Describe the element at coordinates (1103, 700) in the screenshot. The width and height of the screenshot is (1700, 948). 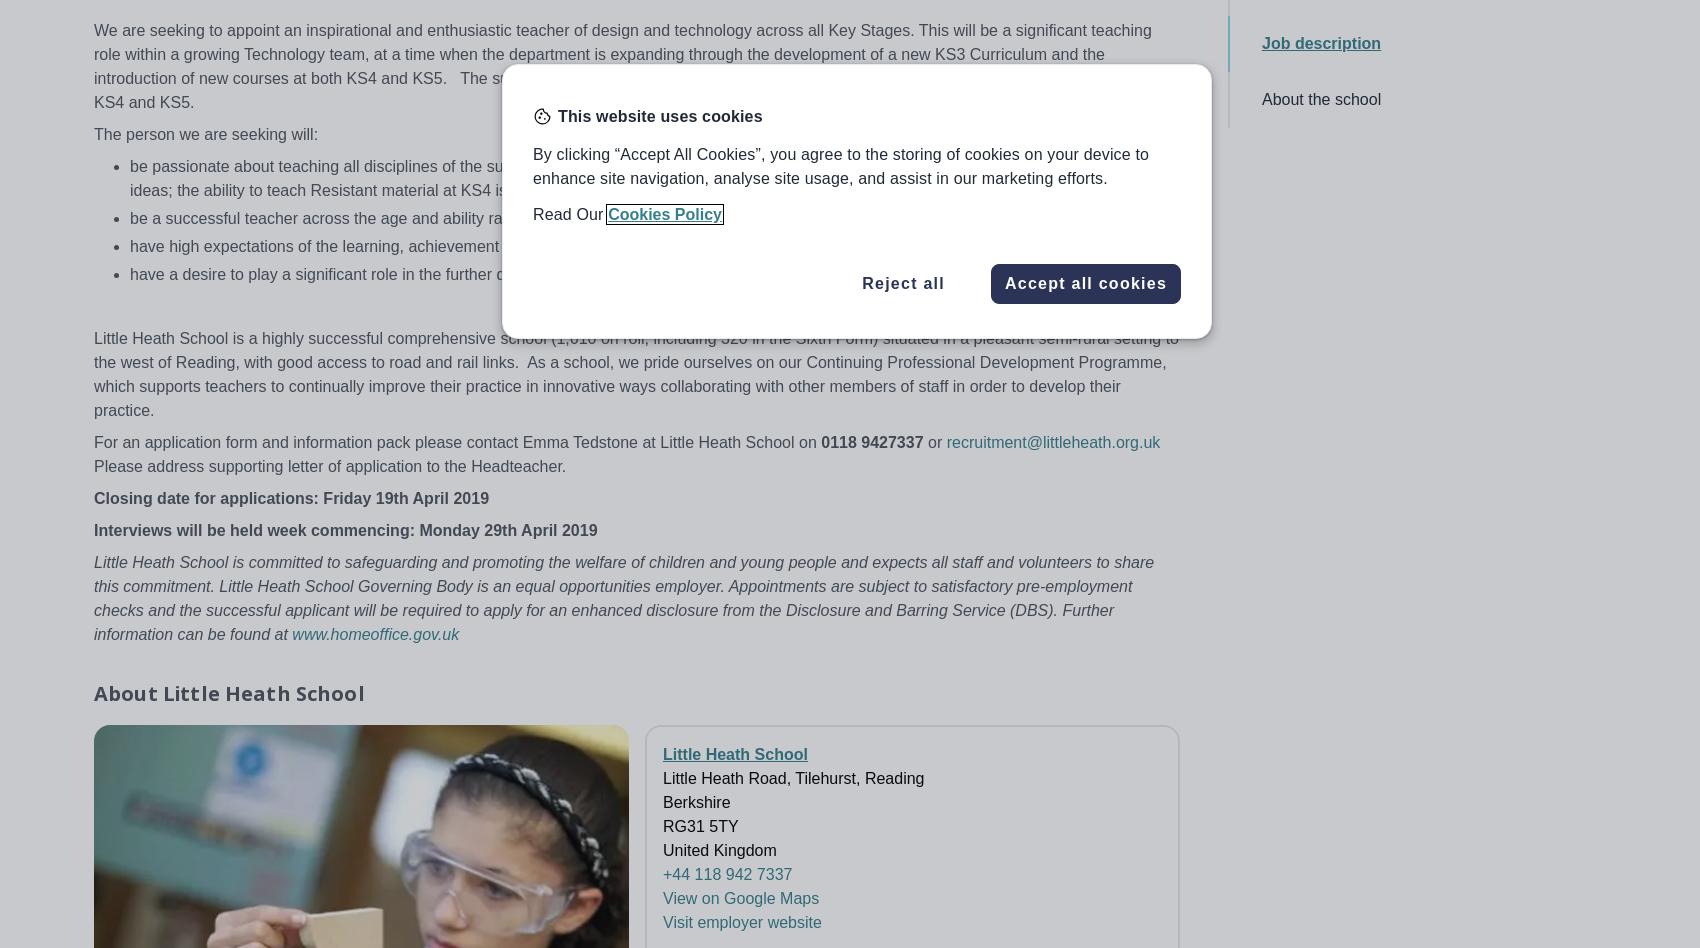
I see `'Accessibility statement'` at that location.